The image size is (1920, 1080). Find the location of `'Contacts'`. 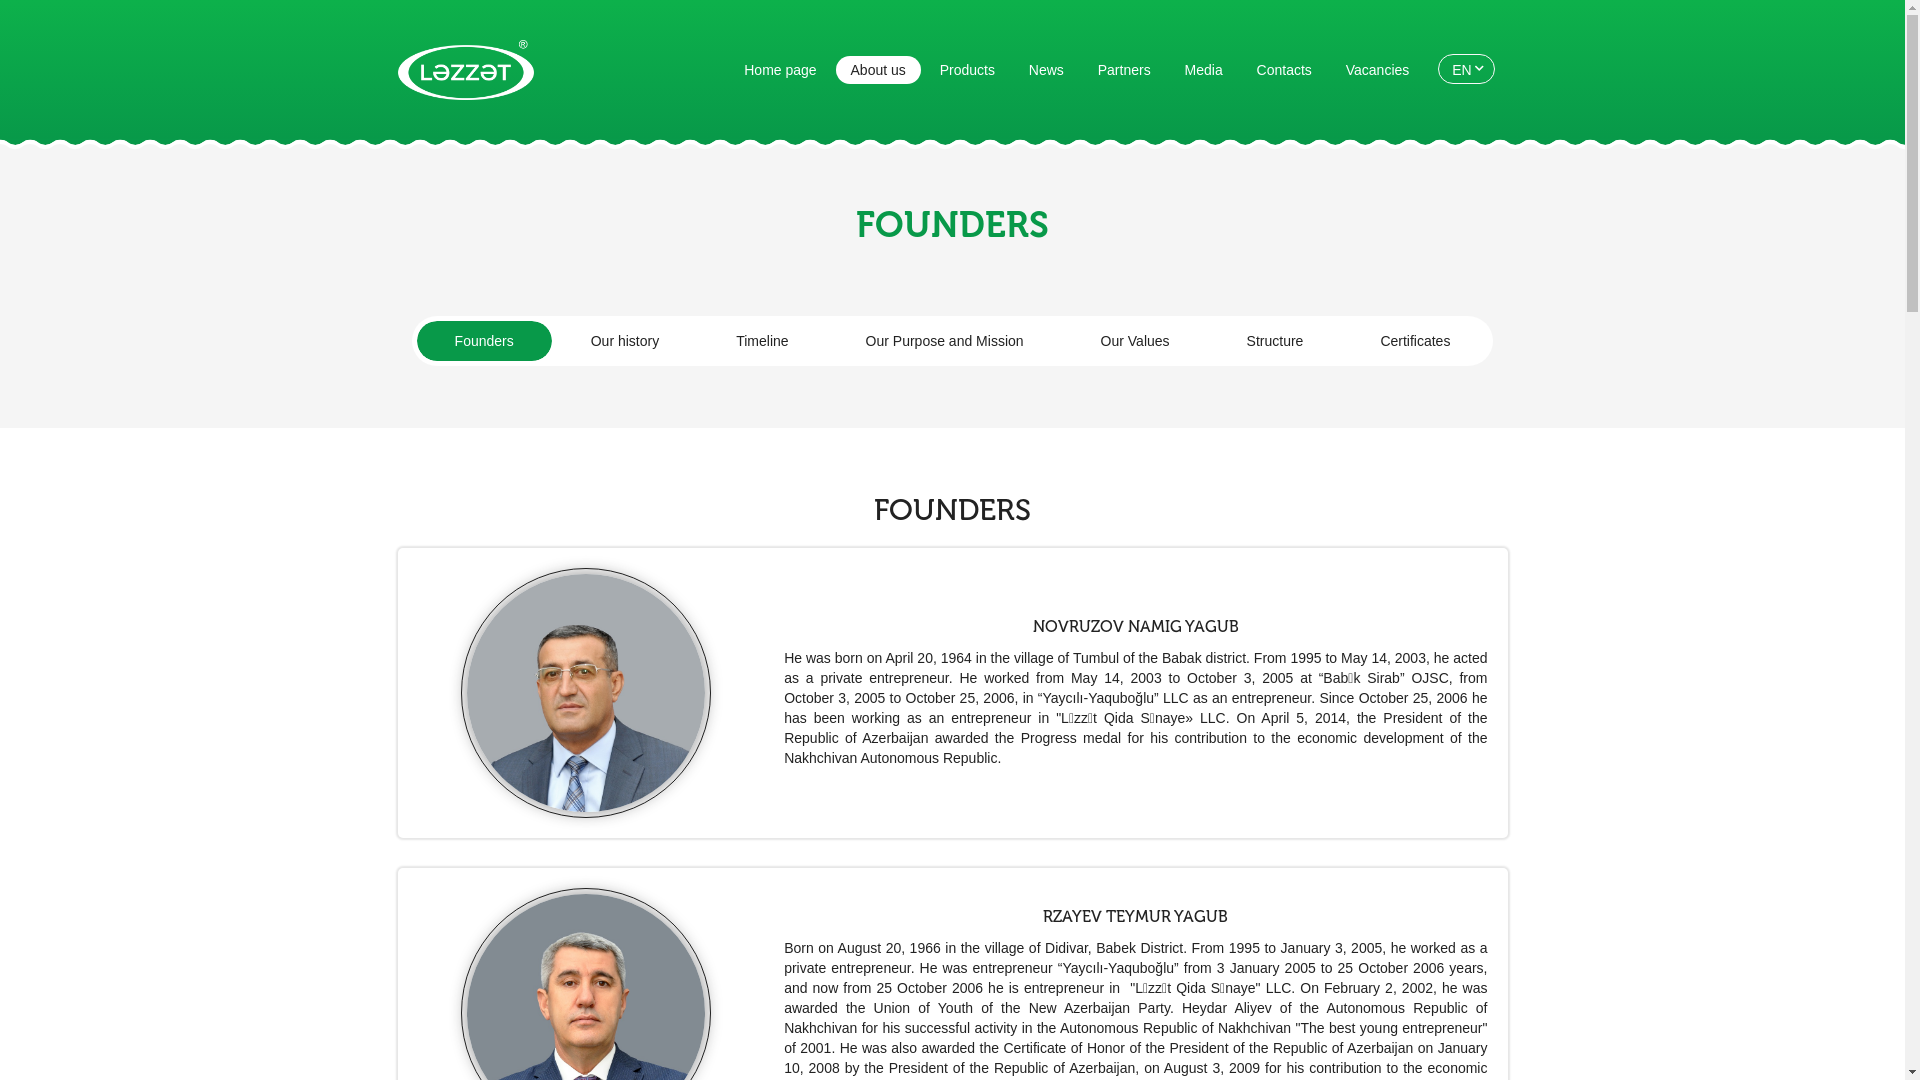

'Contacts' is located at coordinates (1284, 68).